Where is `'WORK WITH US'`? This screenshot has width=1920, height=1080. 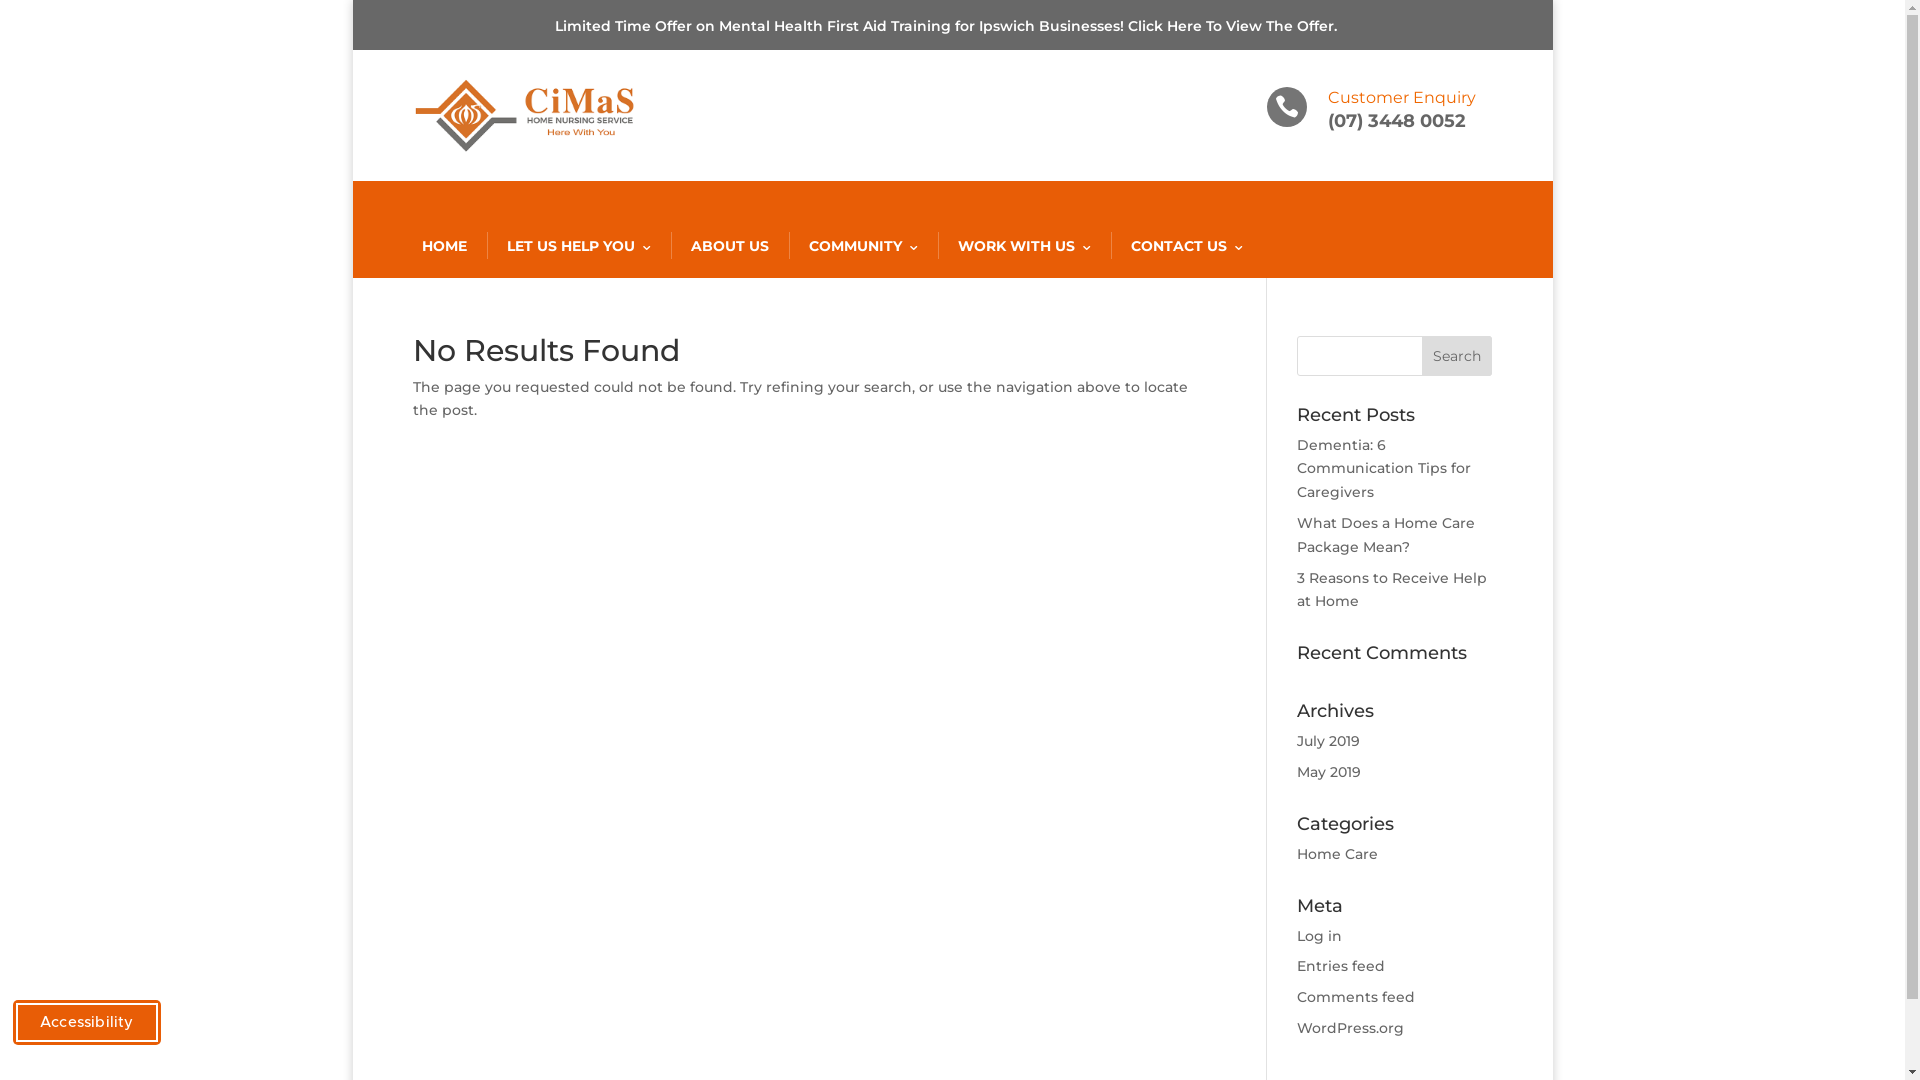 'WORK WITH US' is located at coordinates (1024, 245).